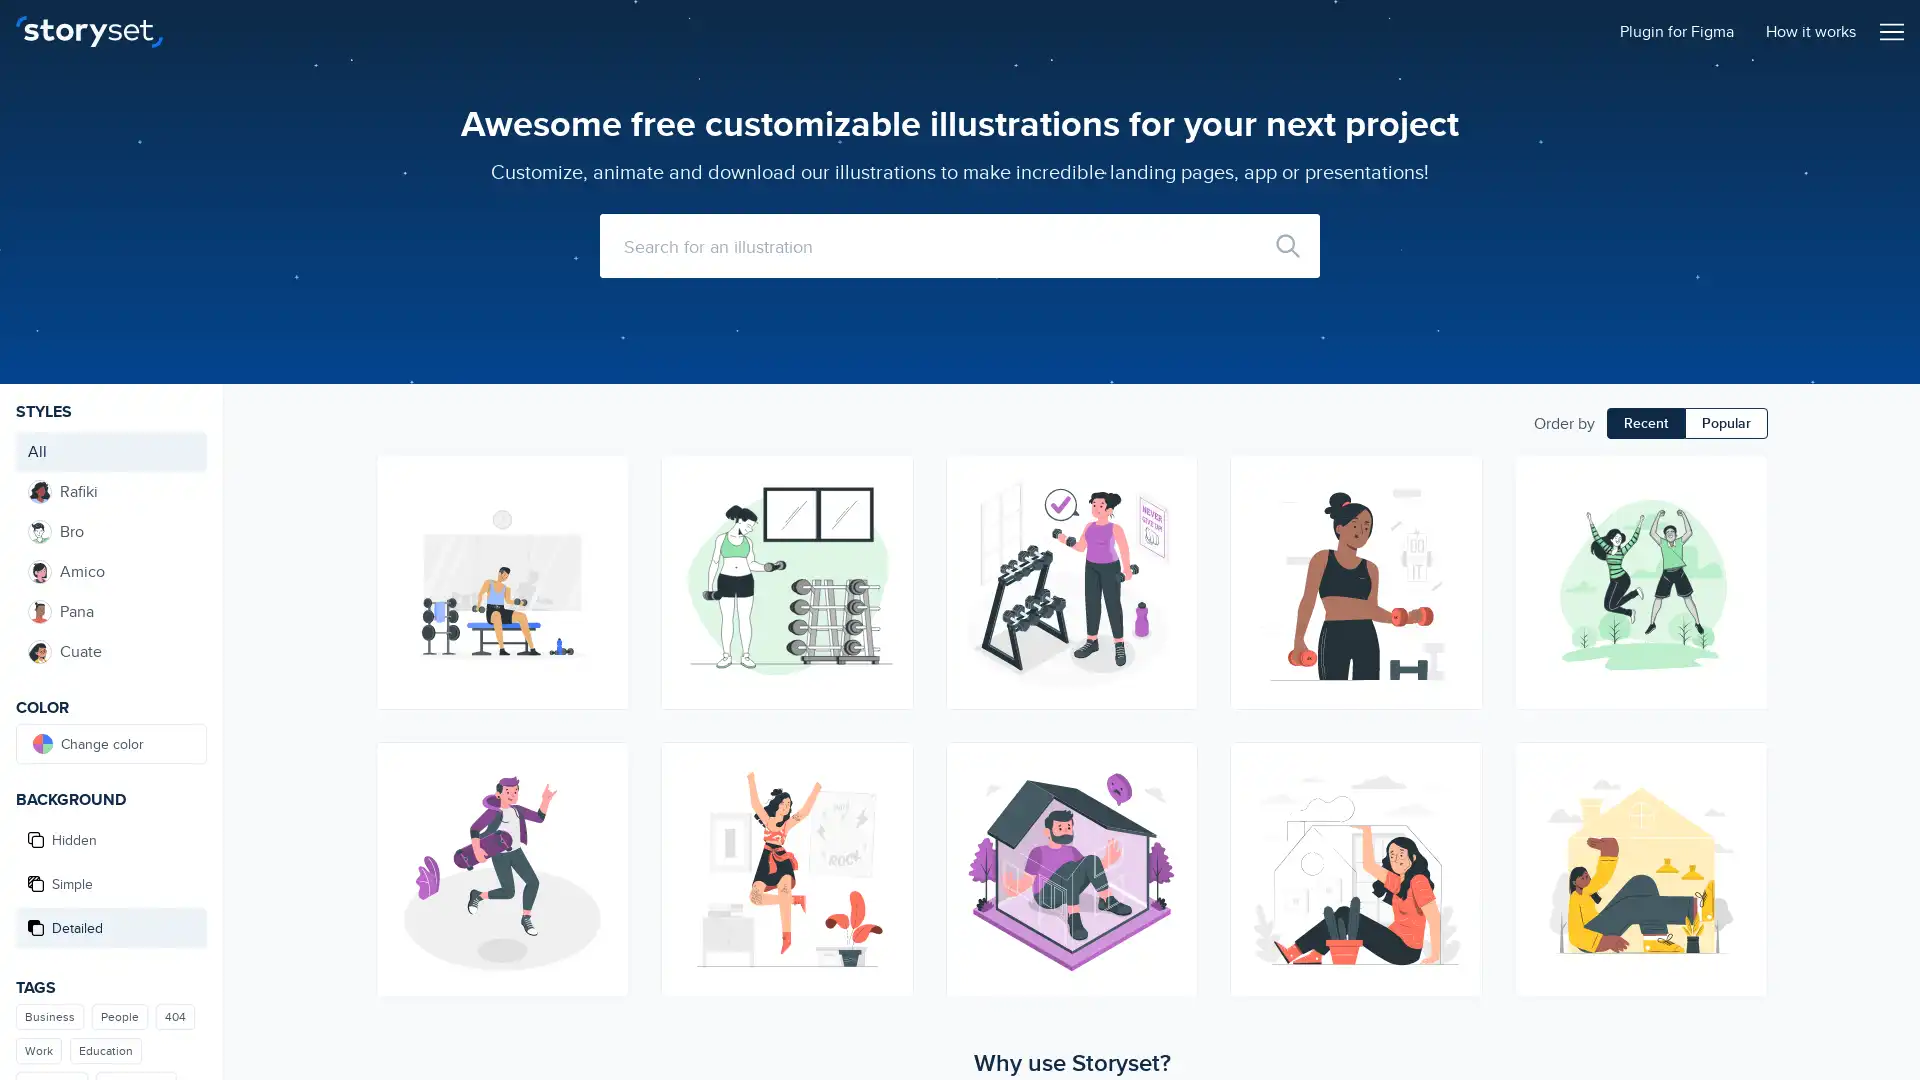 This screenshot has height=1080, width=1920. Describe the element at coordinates (1172, 765) in the screenshot. I see `wand icon Animate` at that location.